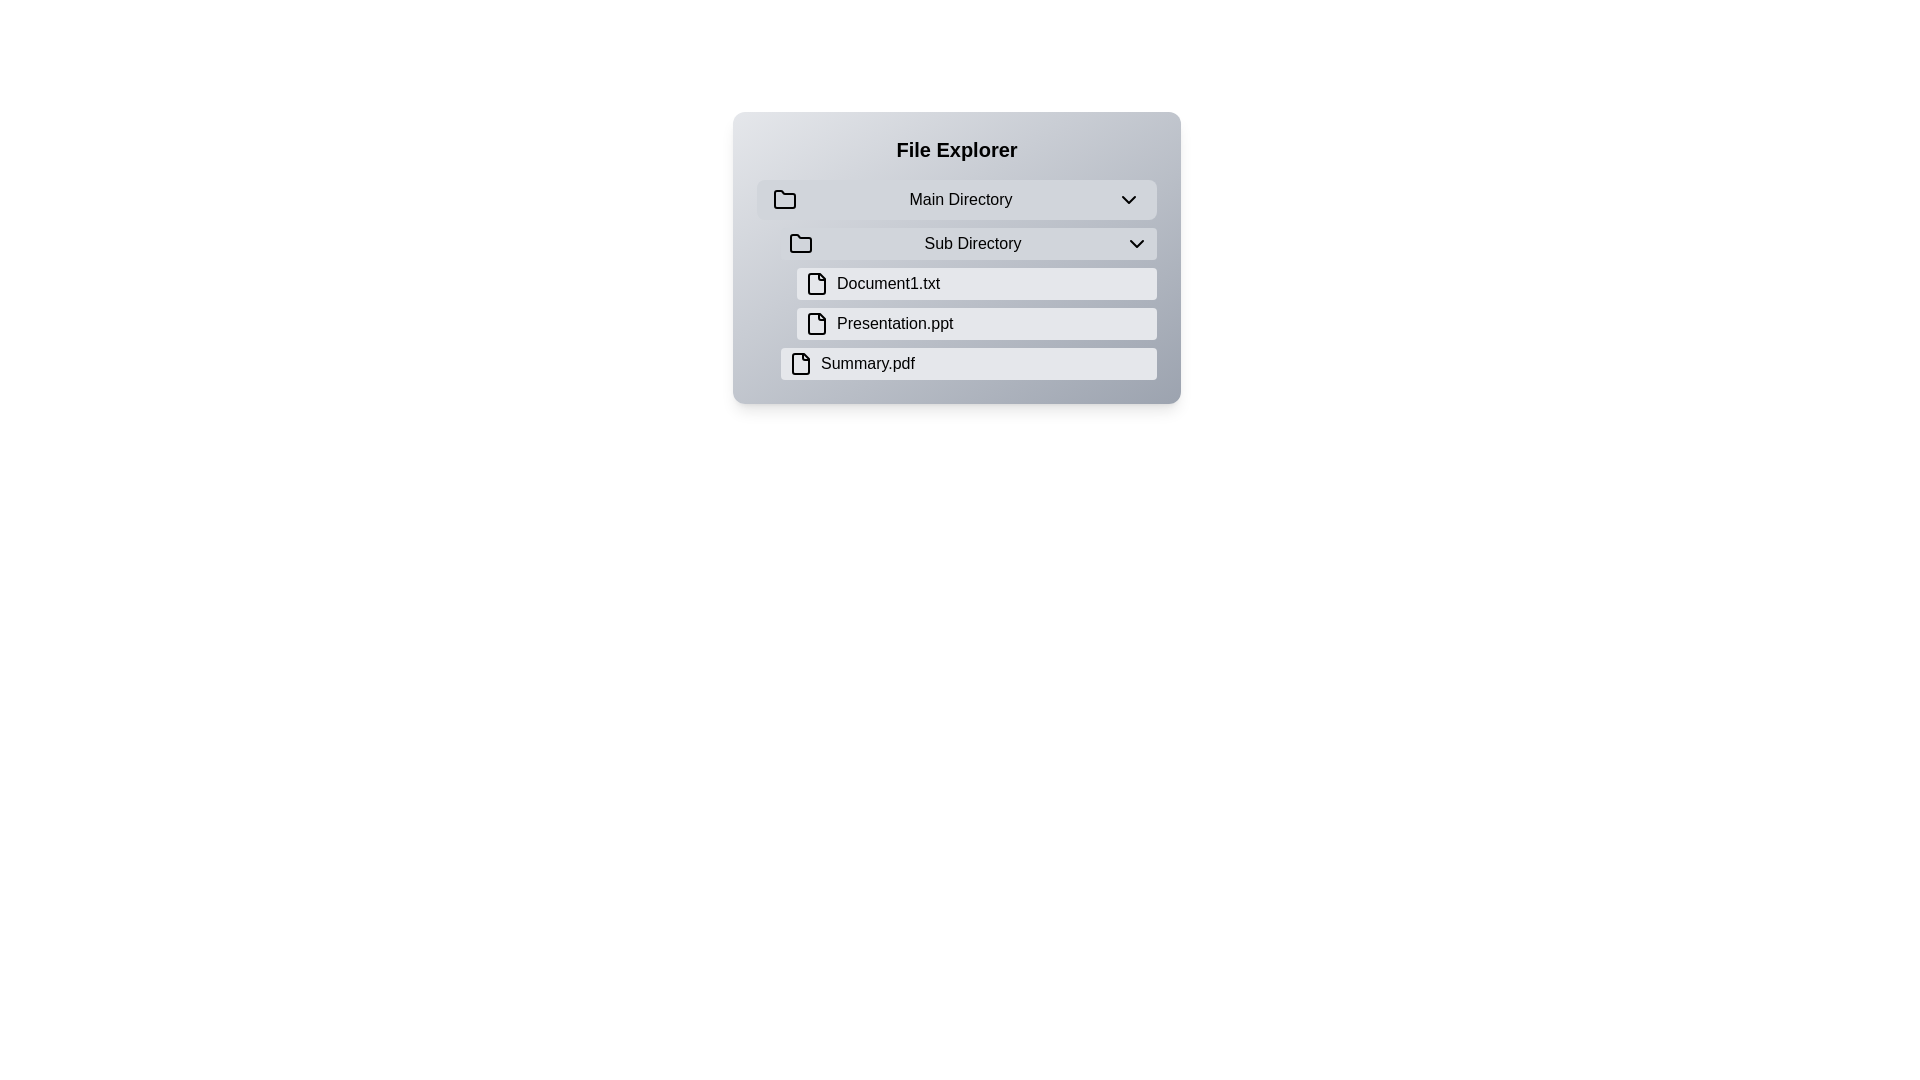  I want to click on the selectable file button in the file explorer interface located between 'Document1.txt' and 'Summary.pdf', so click(977, 323).